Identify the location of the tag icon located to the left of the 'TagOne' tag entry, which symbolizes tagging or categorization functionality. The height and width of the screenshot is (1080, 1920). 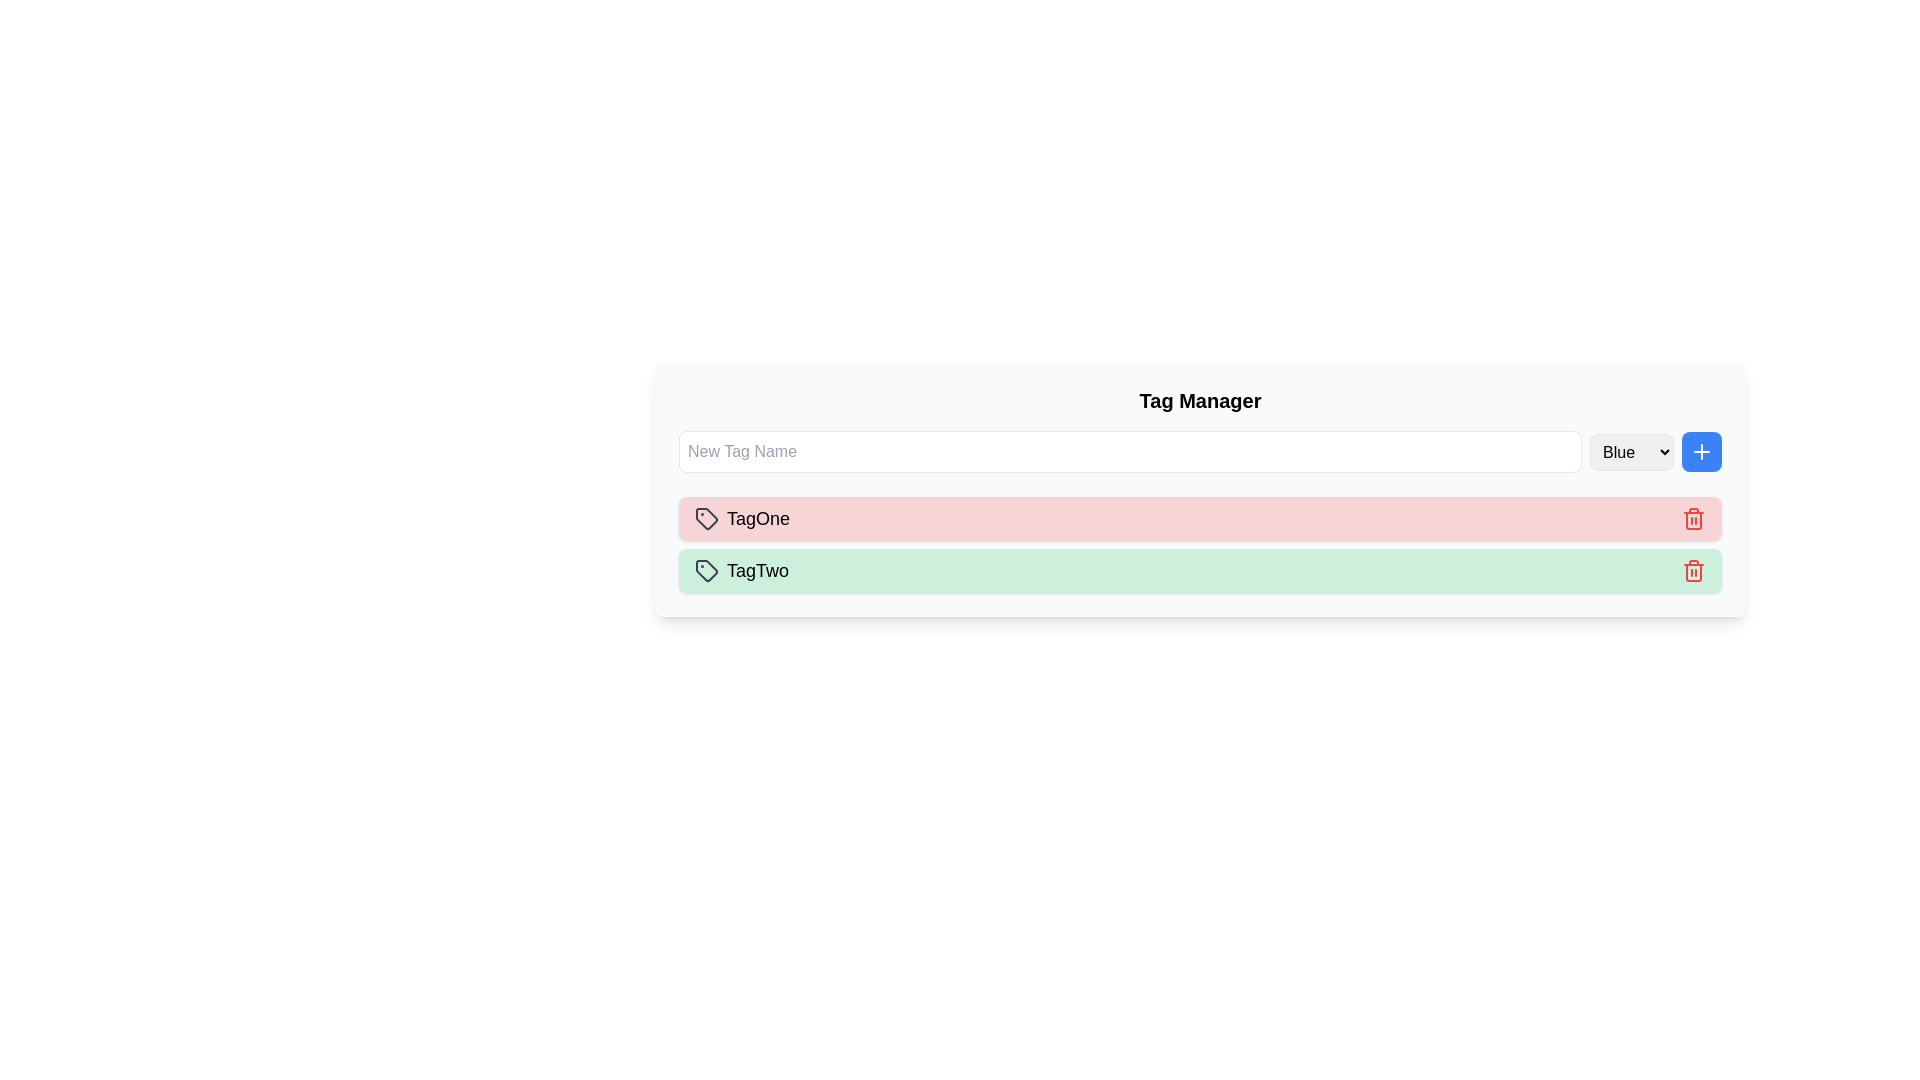
(706, 518).